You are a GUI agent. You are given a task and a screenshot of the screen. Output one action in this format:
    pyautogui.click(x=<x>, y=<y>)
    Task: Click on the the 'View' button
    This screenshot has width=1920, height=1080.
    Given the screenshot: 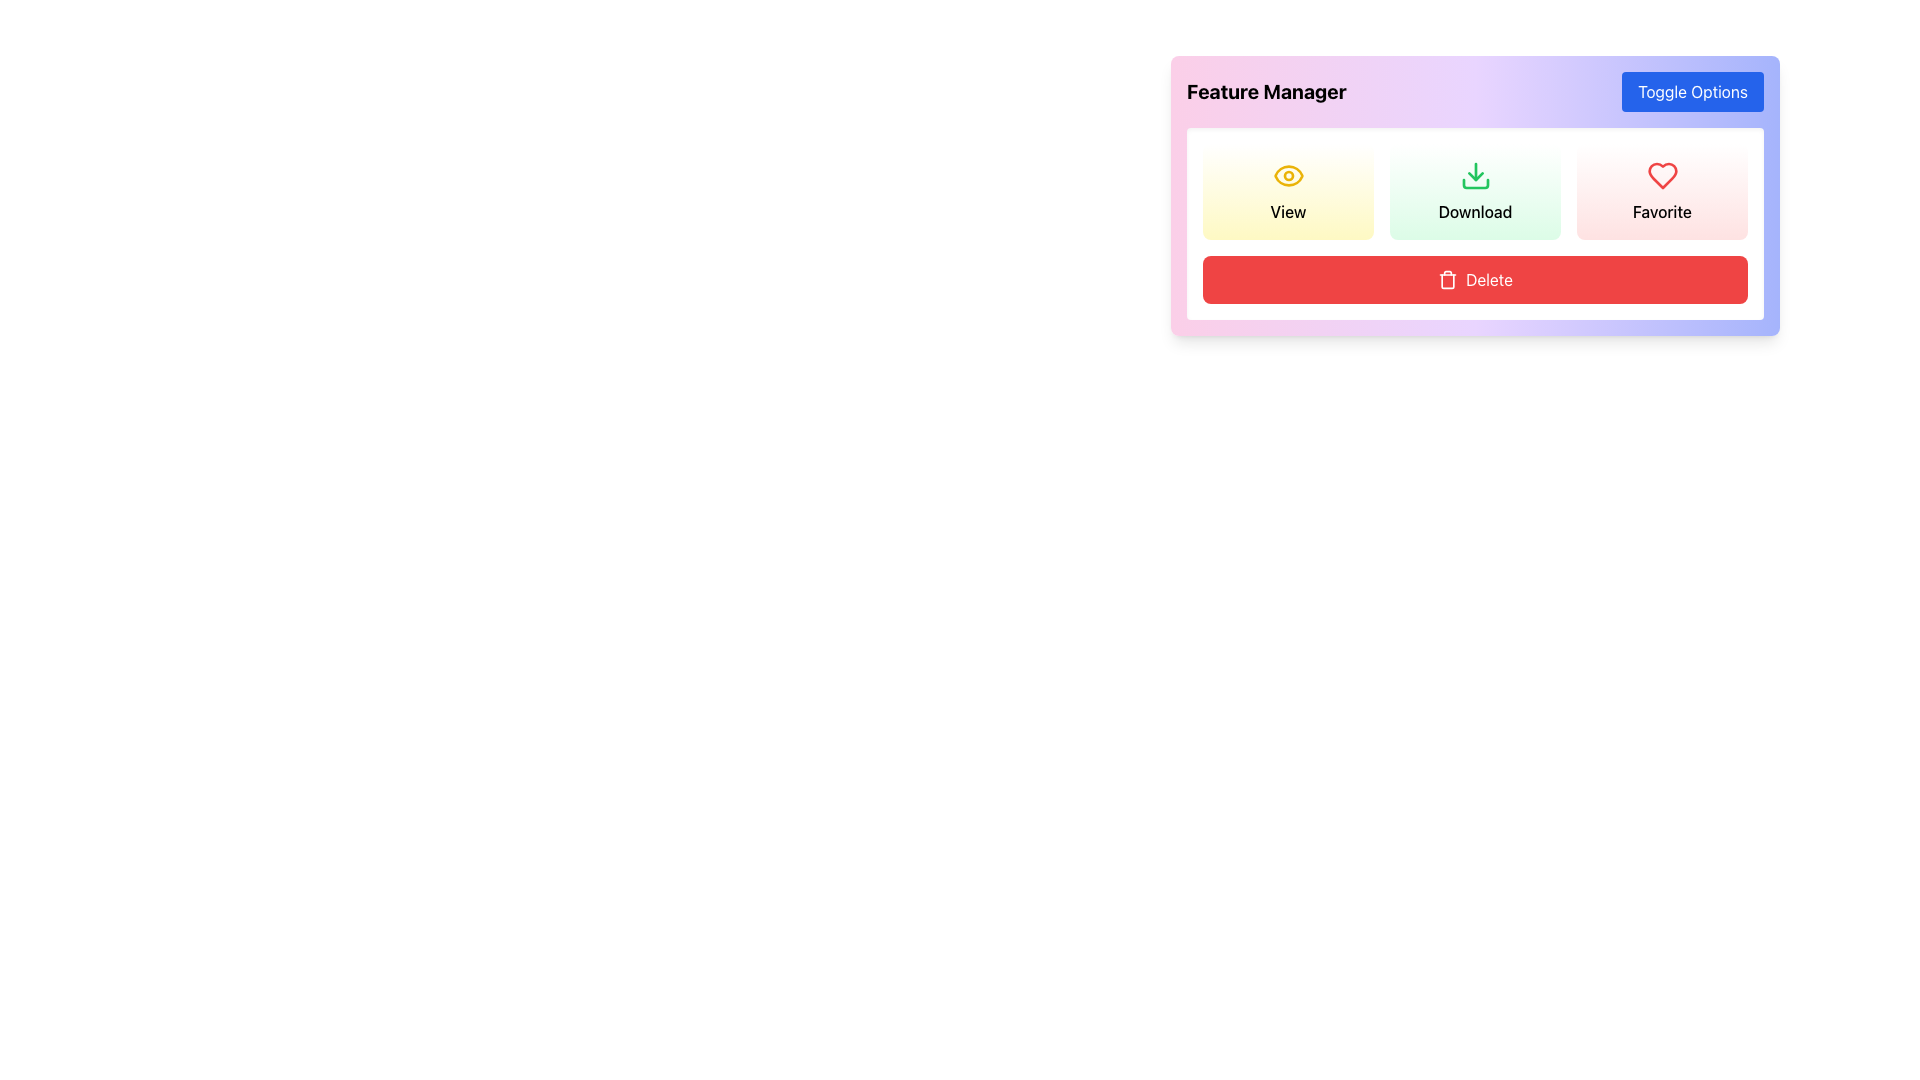 What is the action you would take?
    pyautogui.click(x=1288, y=192)
    